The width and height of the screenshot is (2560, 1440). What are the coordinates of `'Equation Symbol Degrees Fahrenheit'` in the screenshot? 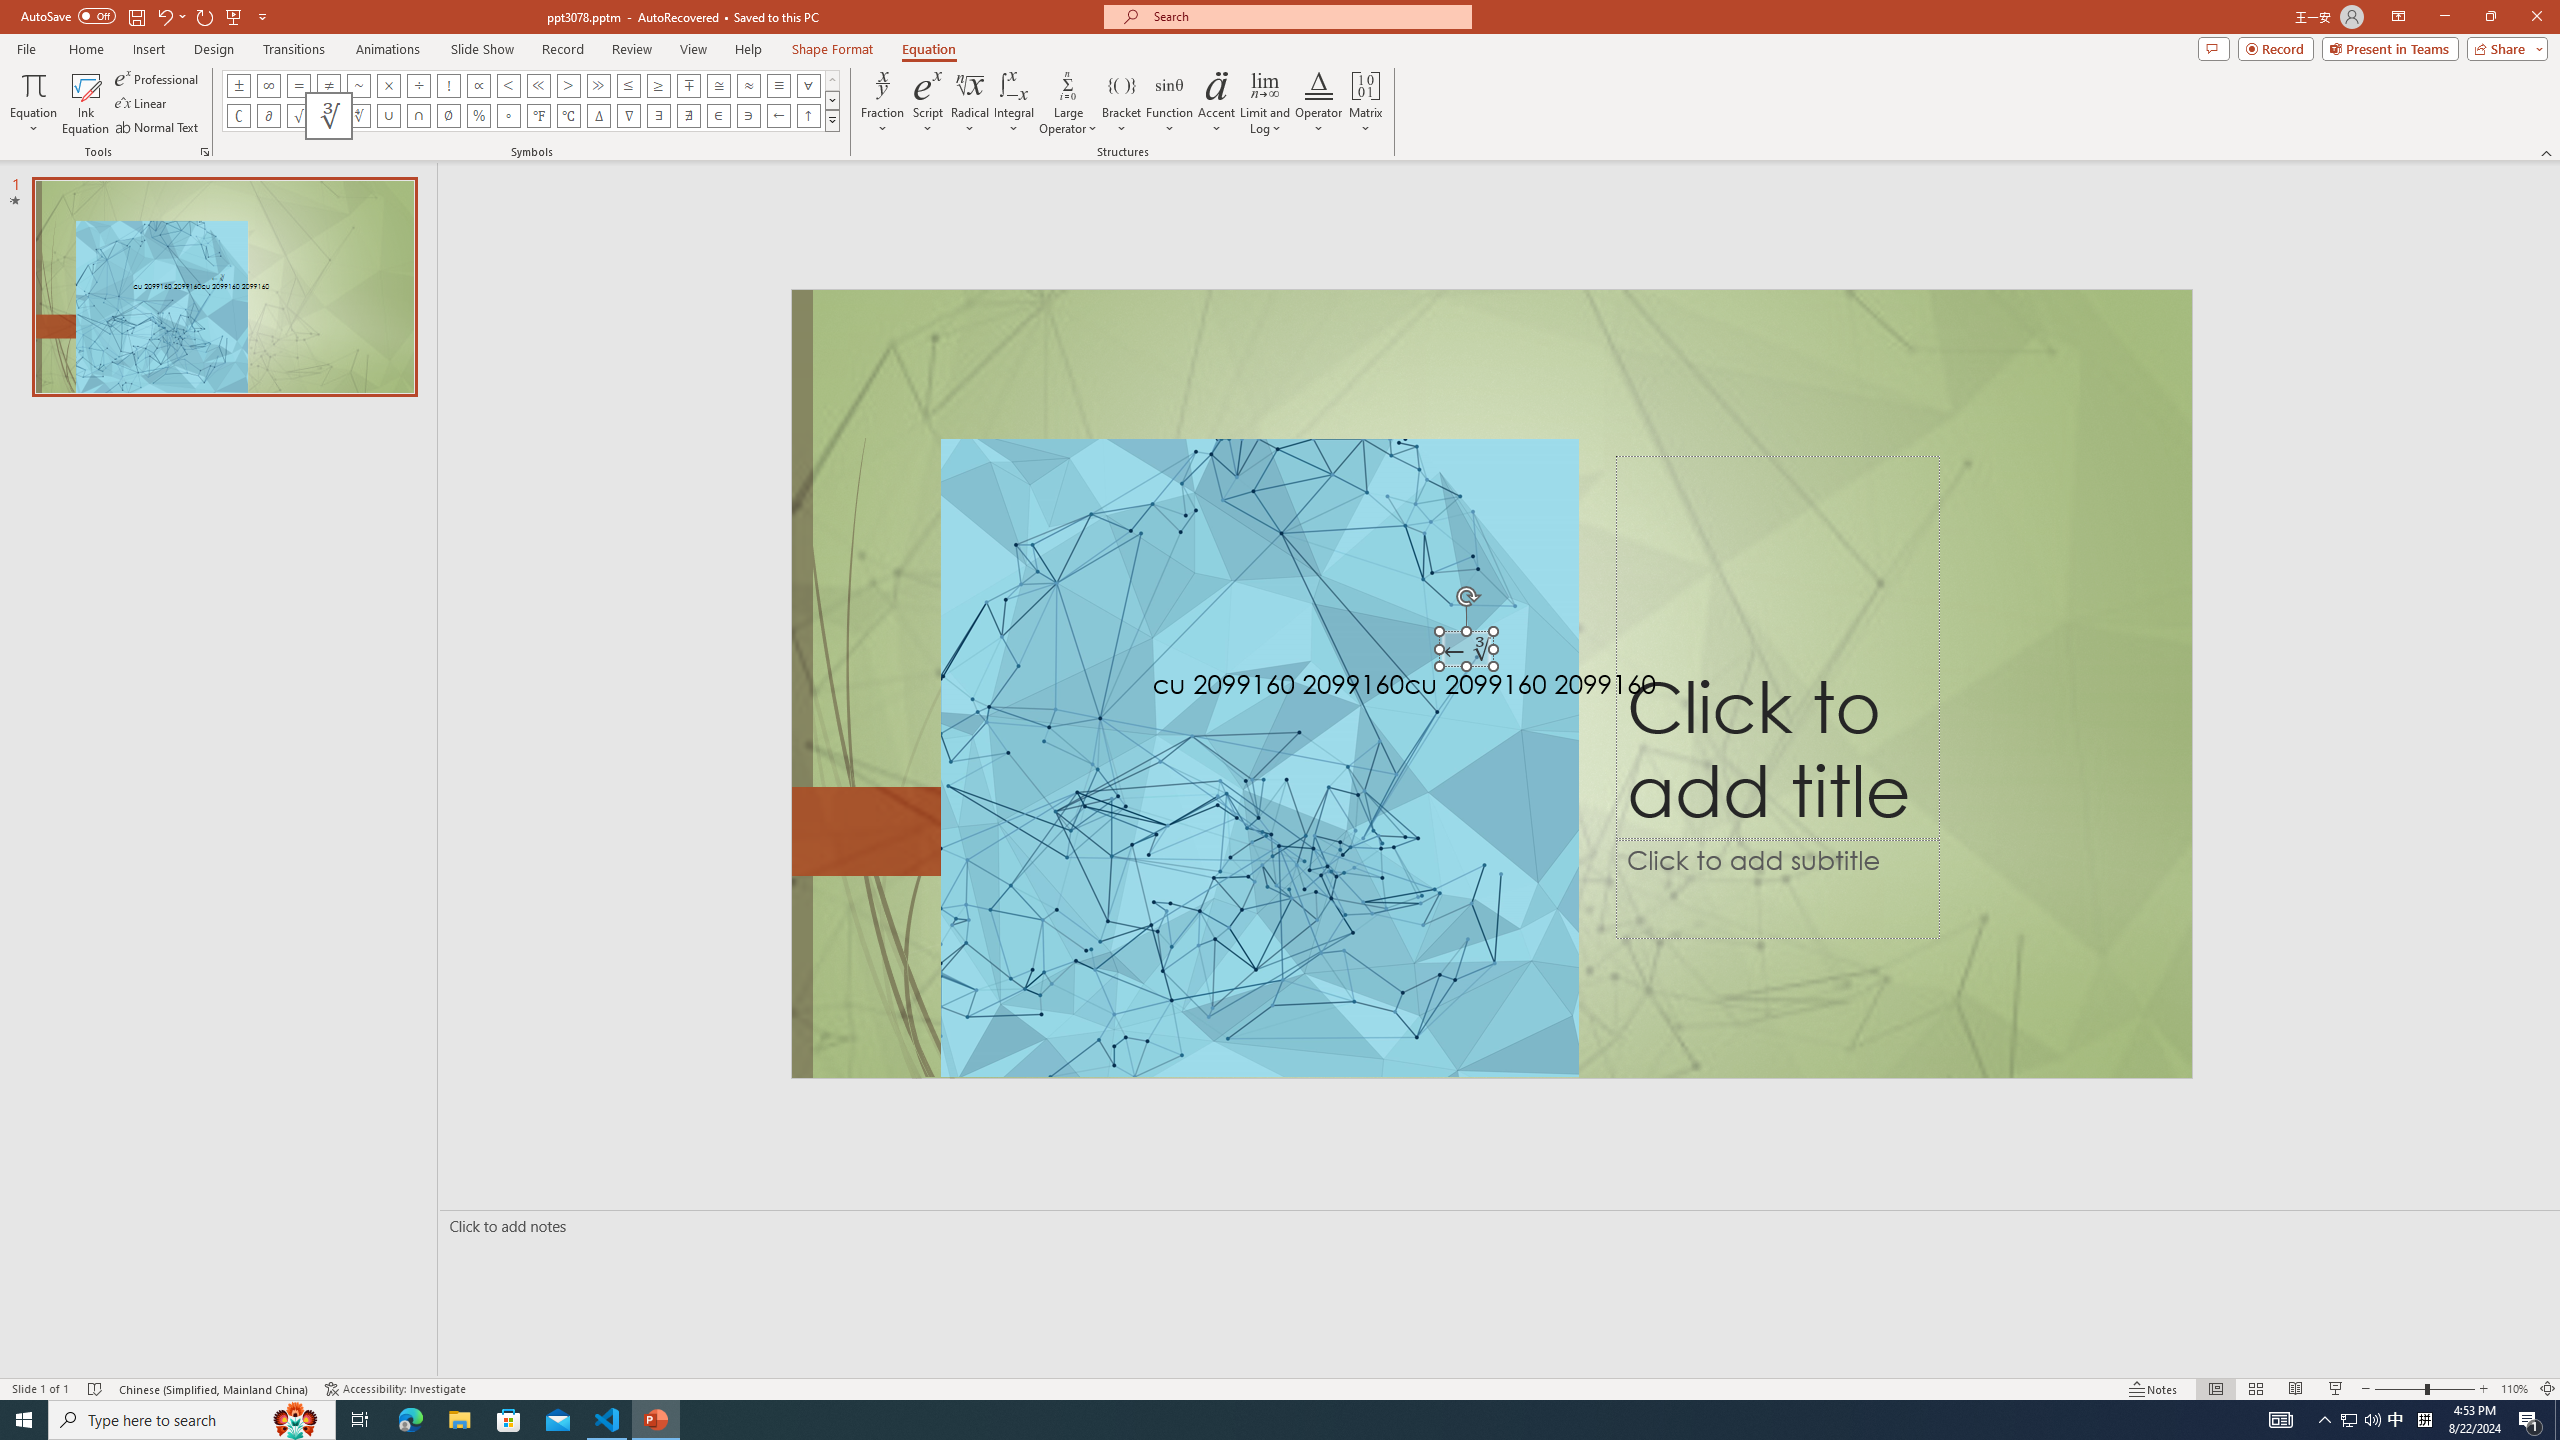 It's located at (538, 114).